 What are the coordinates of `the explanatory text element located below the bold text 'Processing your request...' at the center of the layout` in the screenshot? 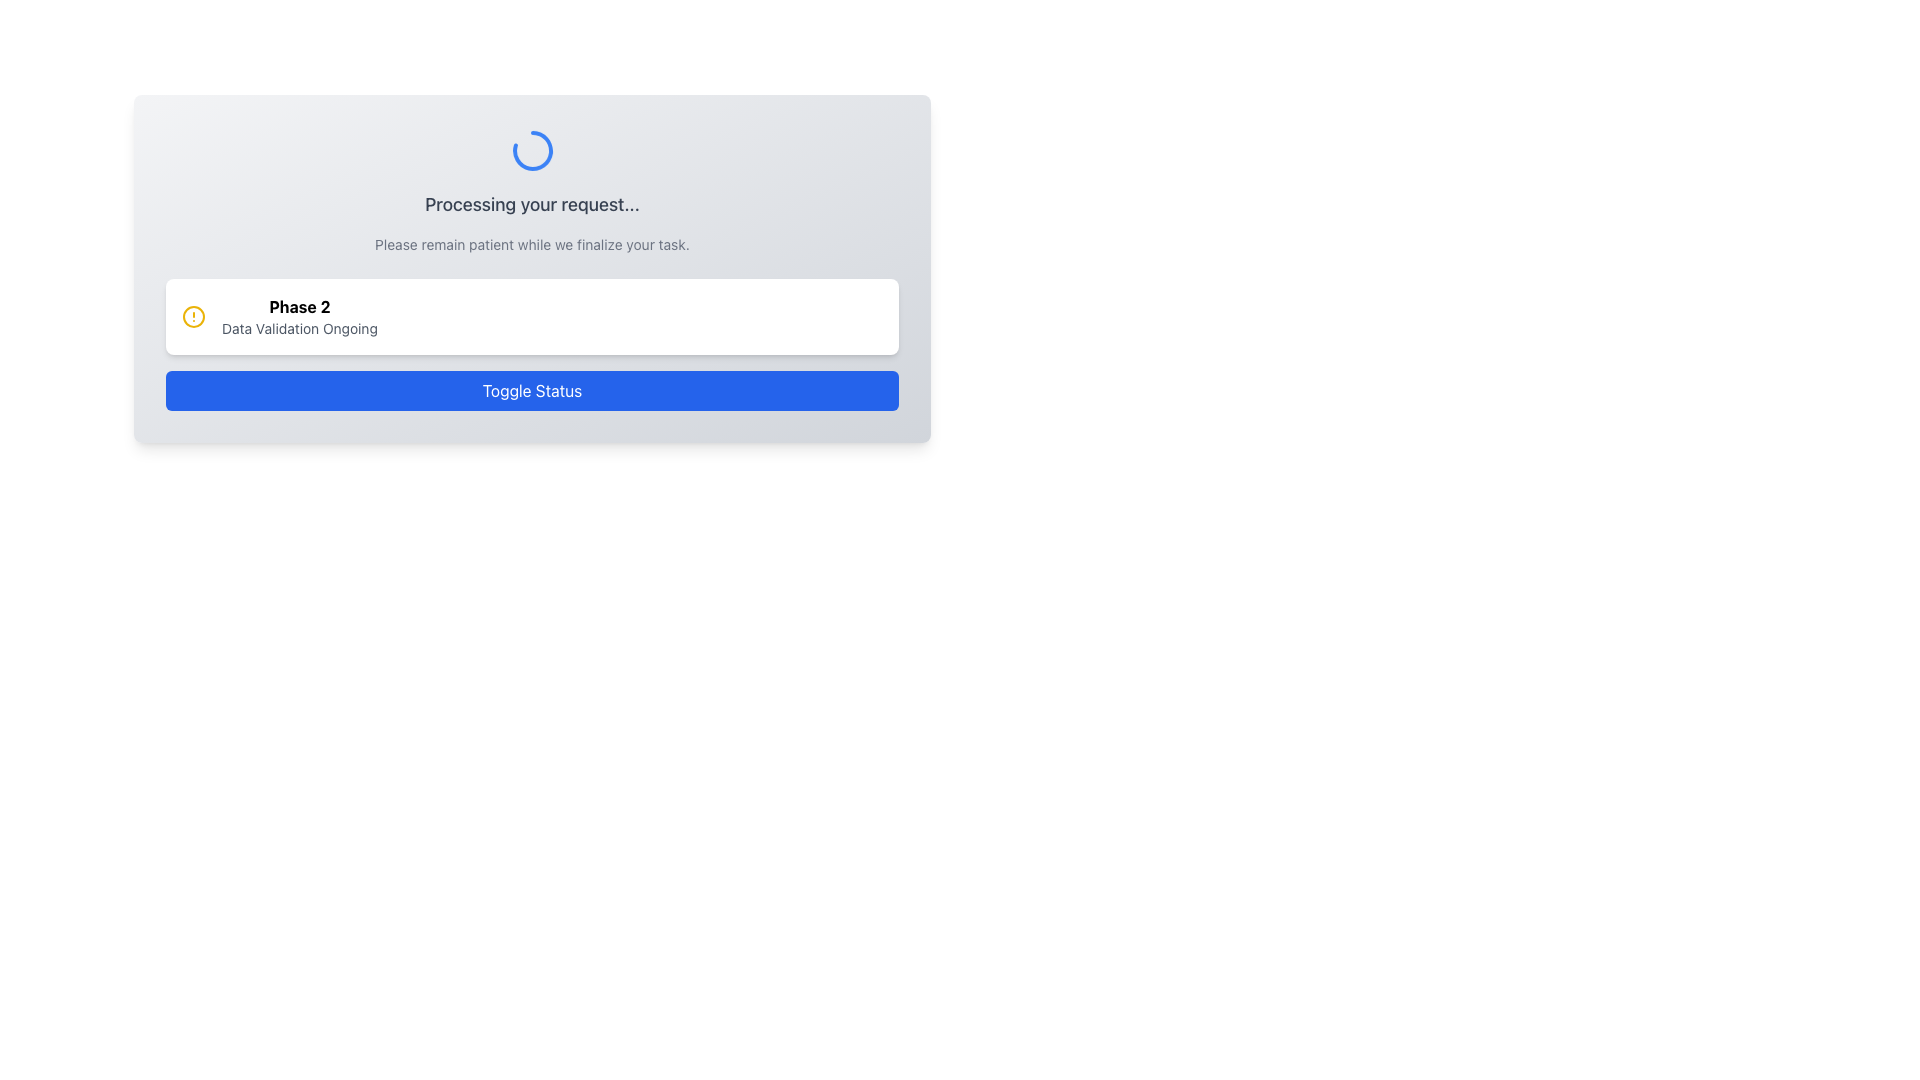 It's located at (532, 244).